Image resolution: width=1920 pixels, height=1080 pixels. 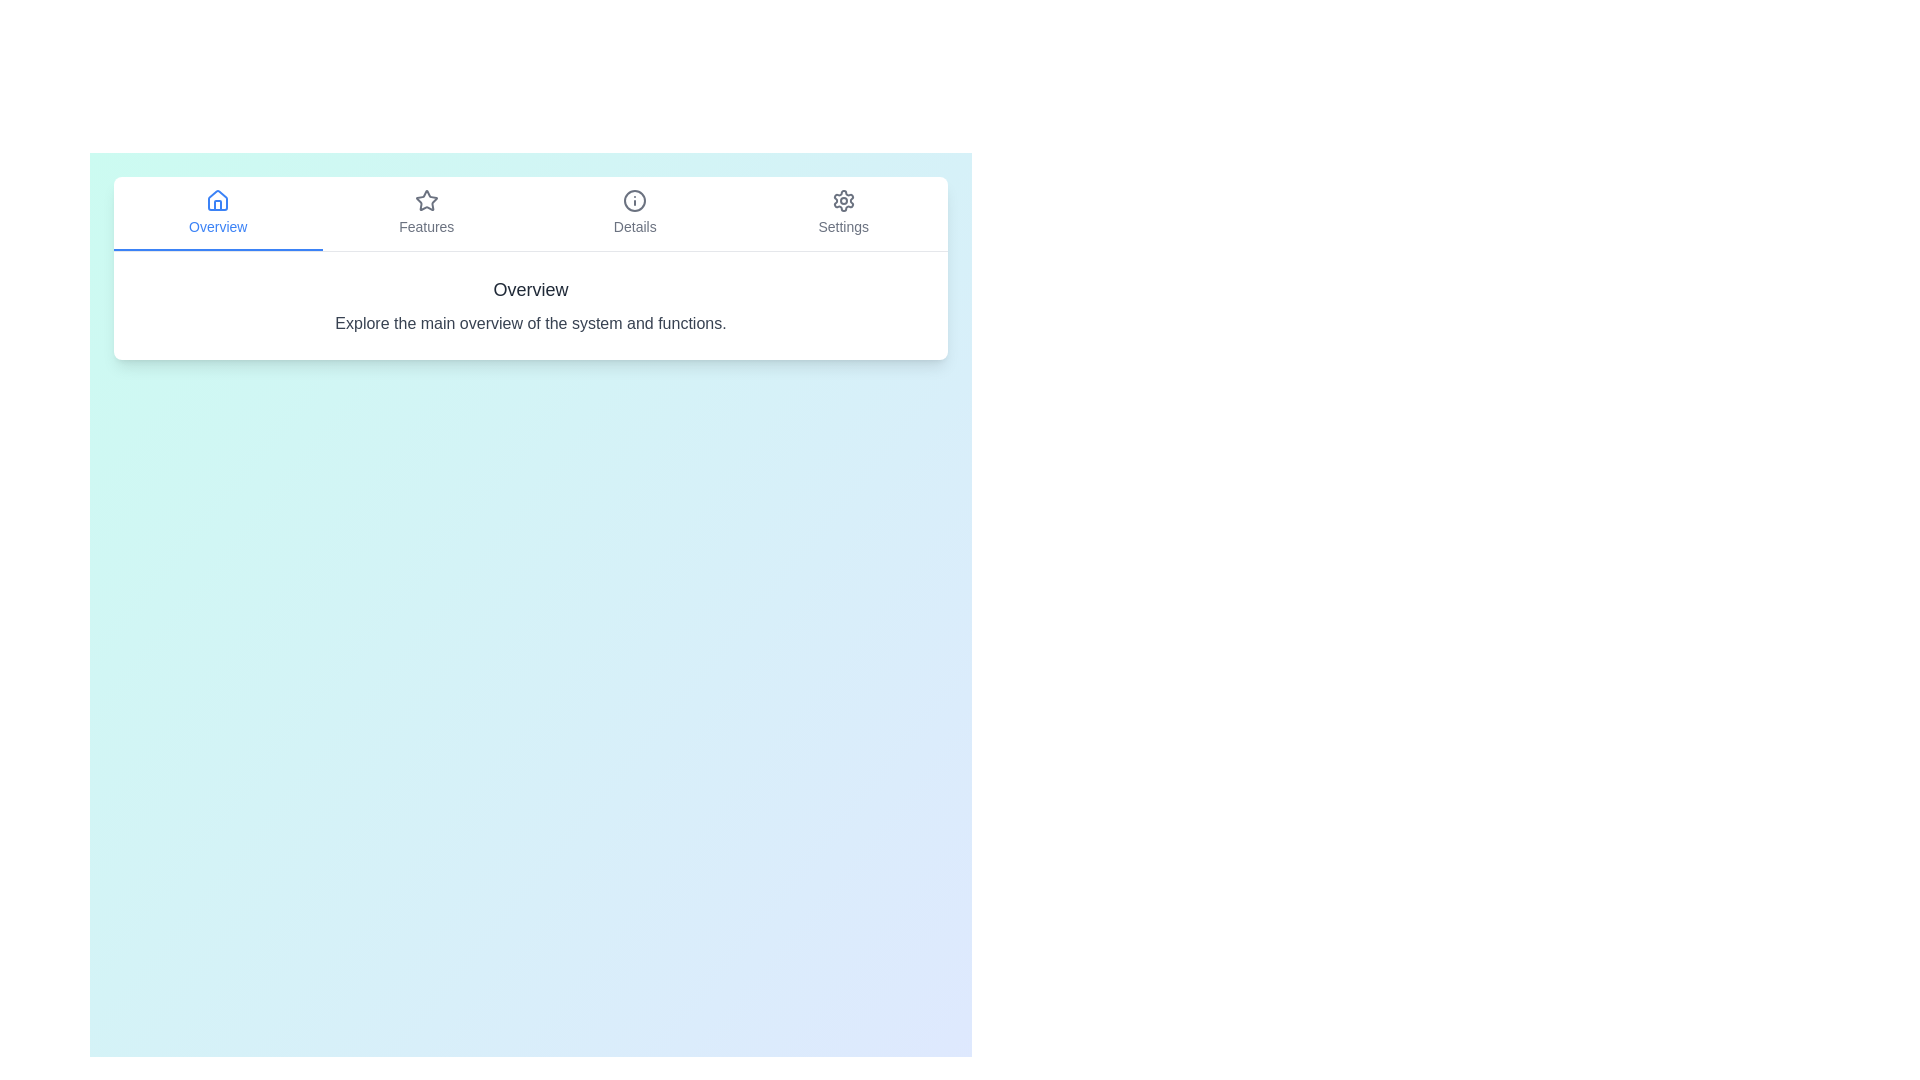 I want to click on the tab labeled Settings, so click(x=844, y=213).